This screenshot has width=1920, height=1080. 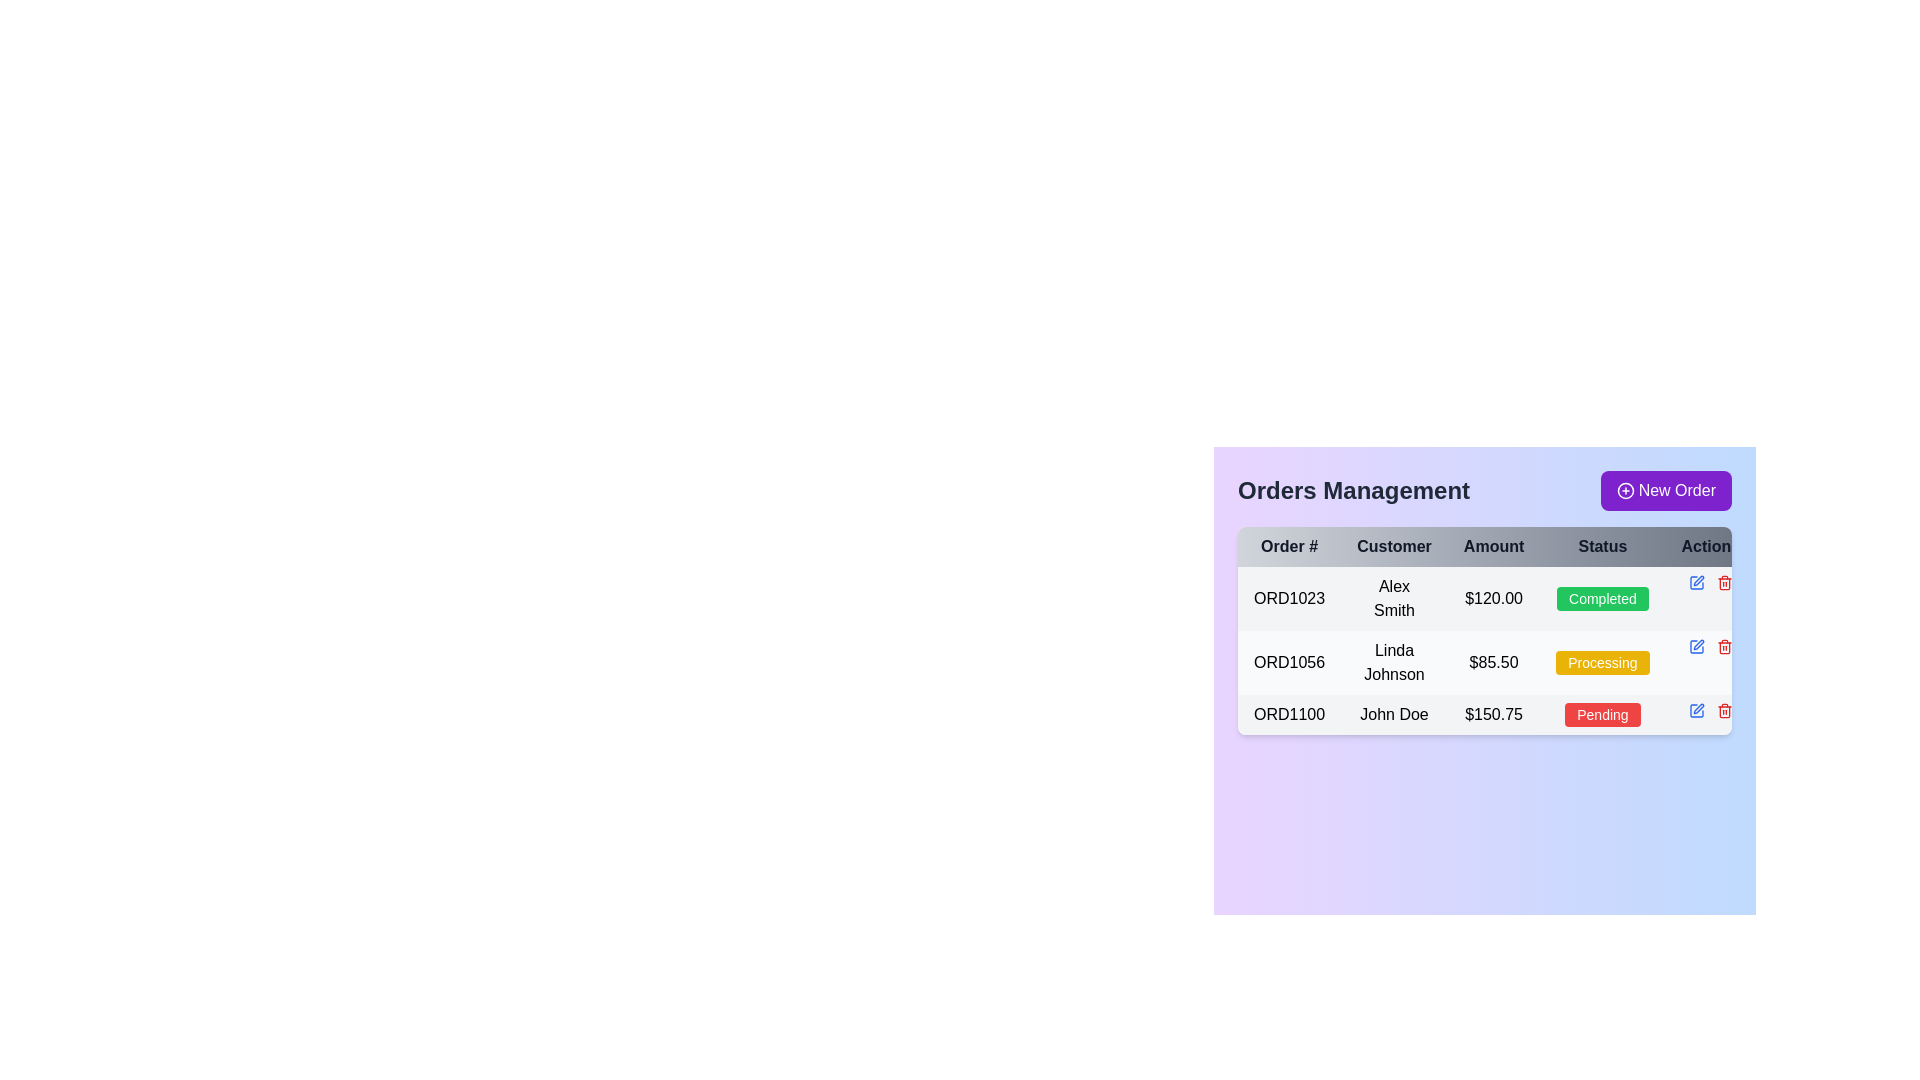 What do you see at coordinates (1497, 597) in the screenshot?
I see `the details of the first order in the Orders Management table, which displays order number, customer name, amount, and status` at bounding box center [1497, 597].